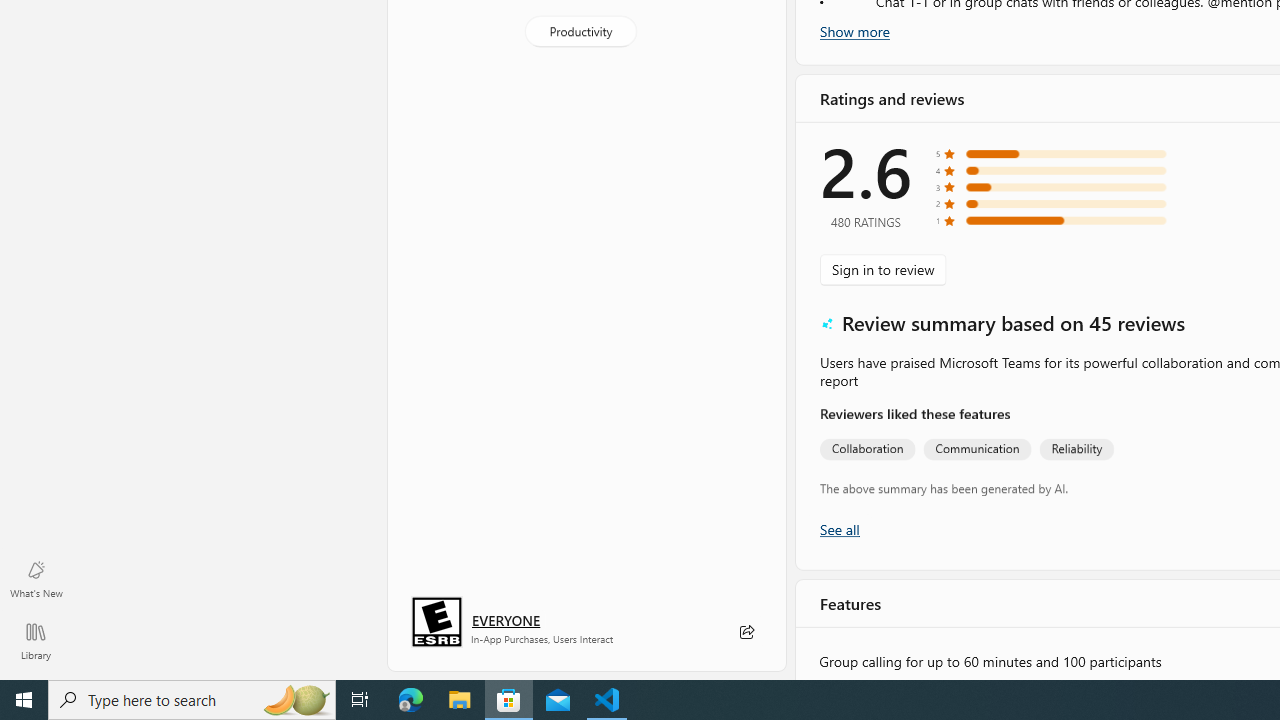 The height and width of the screenshot is (720, 1280). I want to click on 'Productivity', so click(578, 30).